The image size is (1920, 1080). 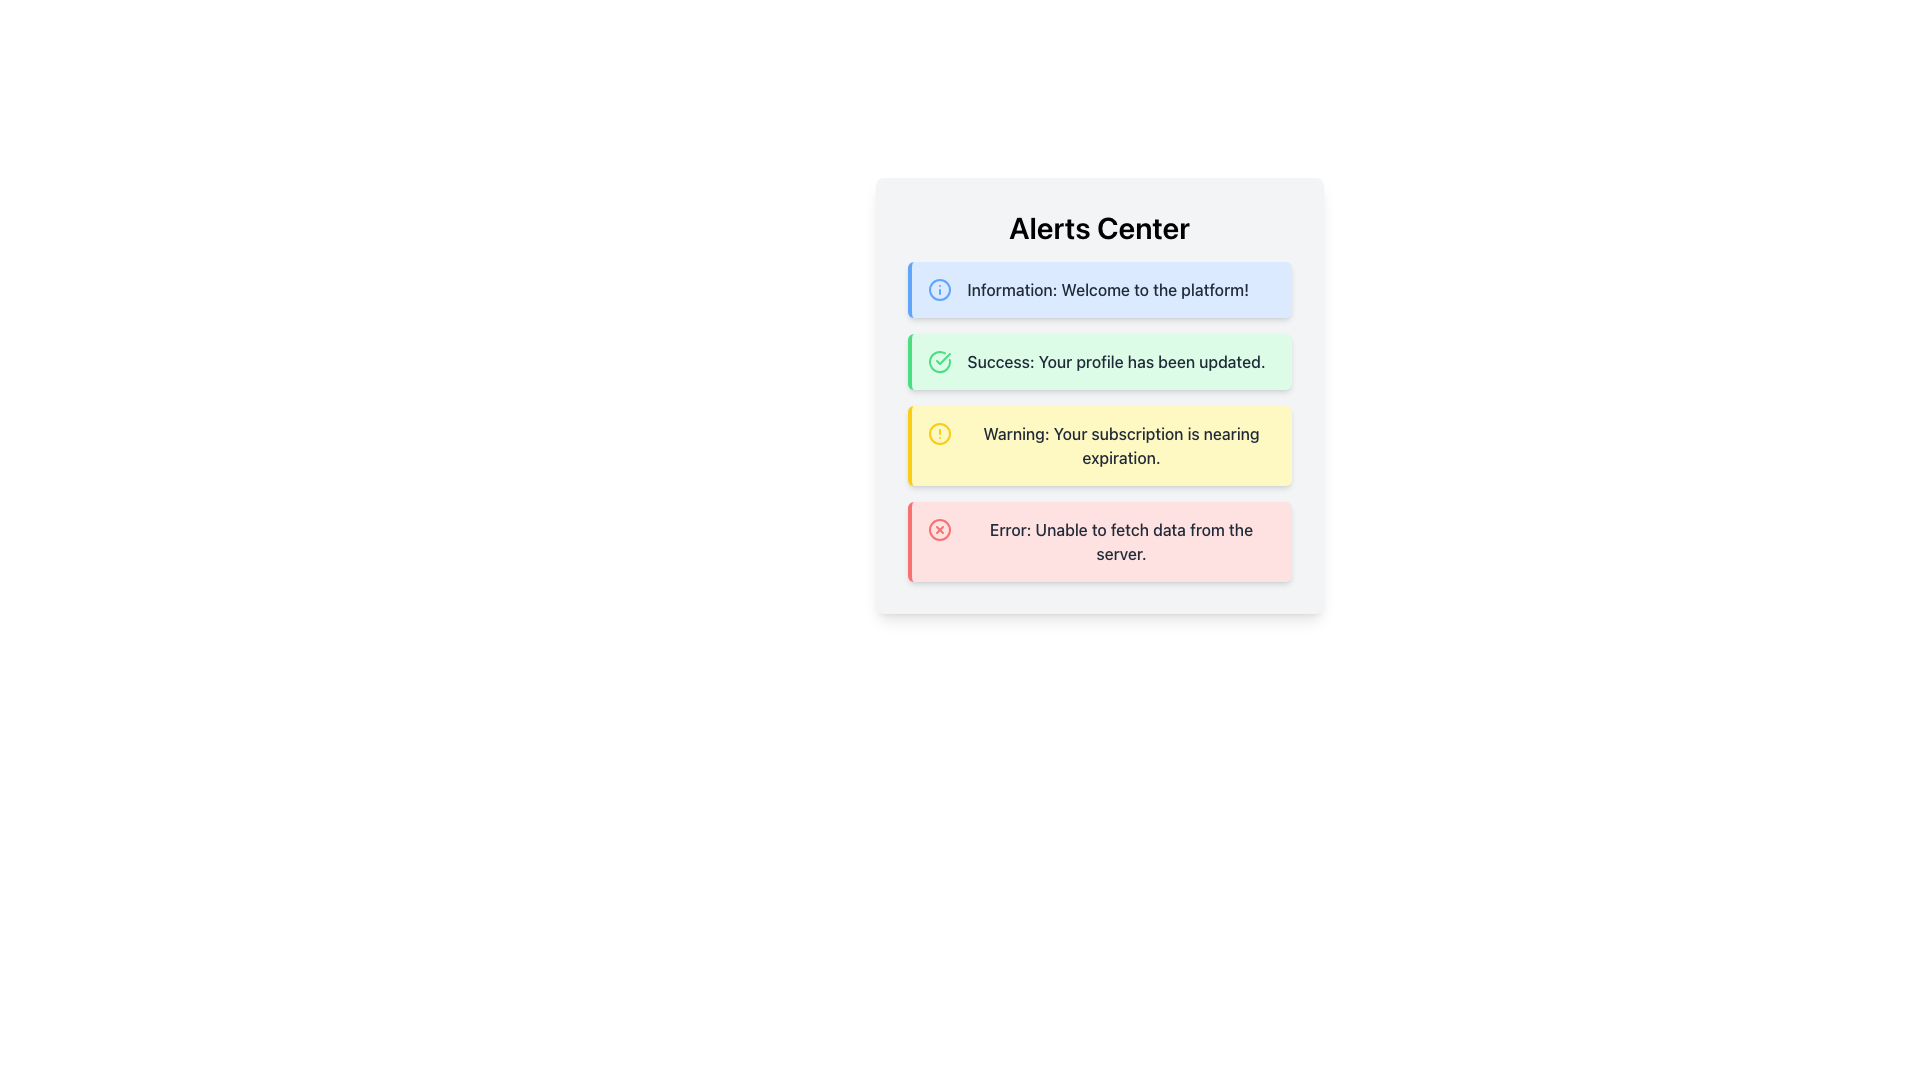 What do you see at coordinates (1121, 445) in the screenshot?
I see `text content of the warning notification block, which alerts users about their subscription nearing expiration and is visually distinct with yellow styling, located as the third alert in a vertical stack of notifications` at bounding box center [1121, 445].